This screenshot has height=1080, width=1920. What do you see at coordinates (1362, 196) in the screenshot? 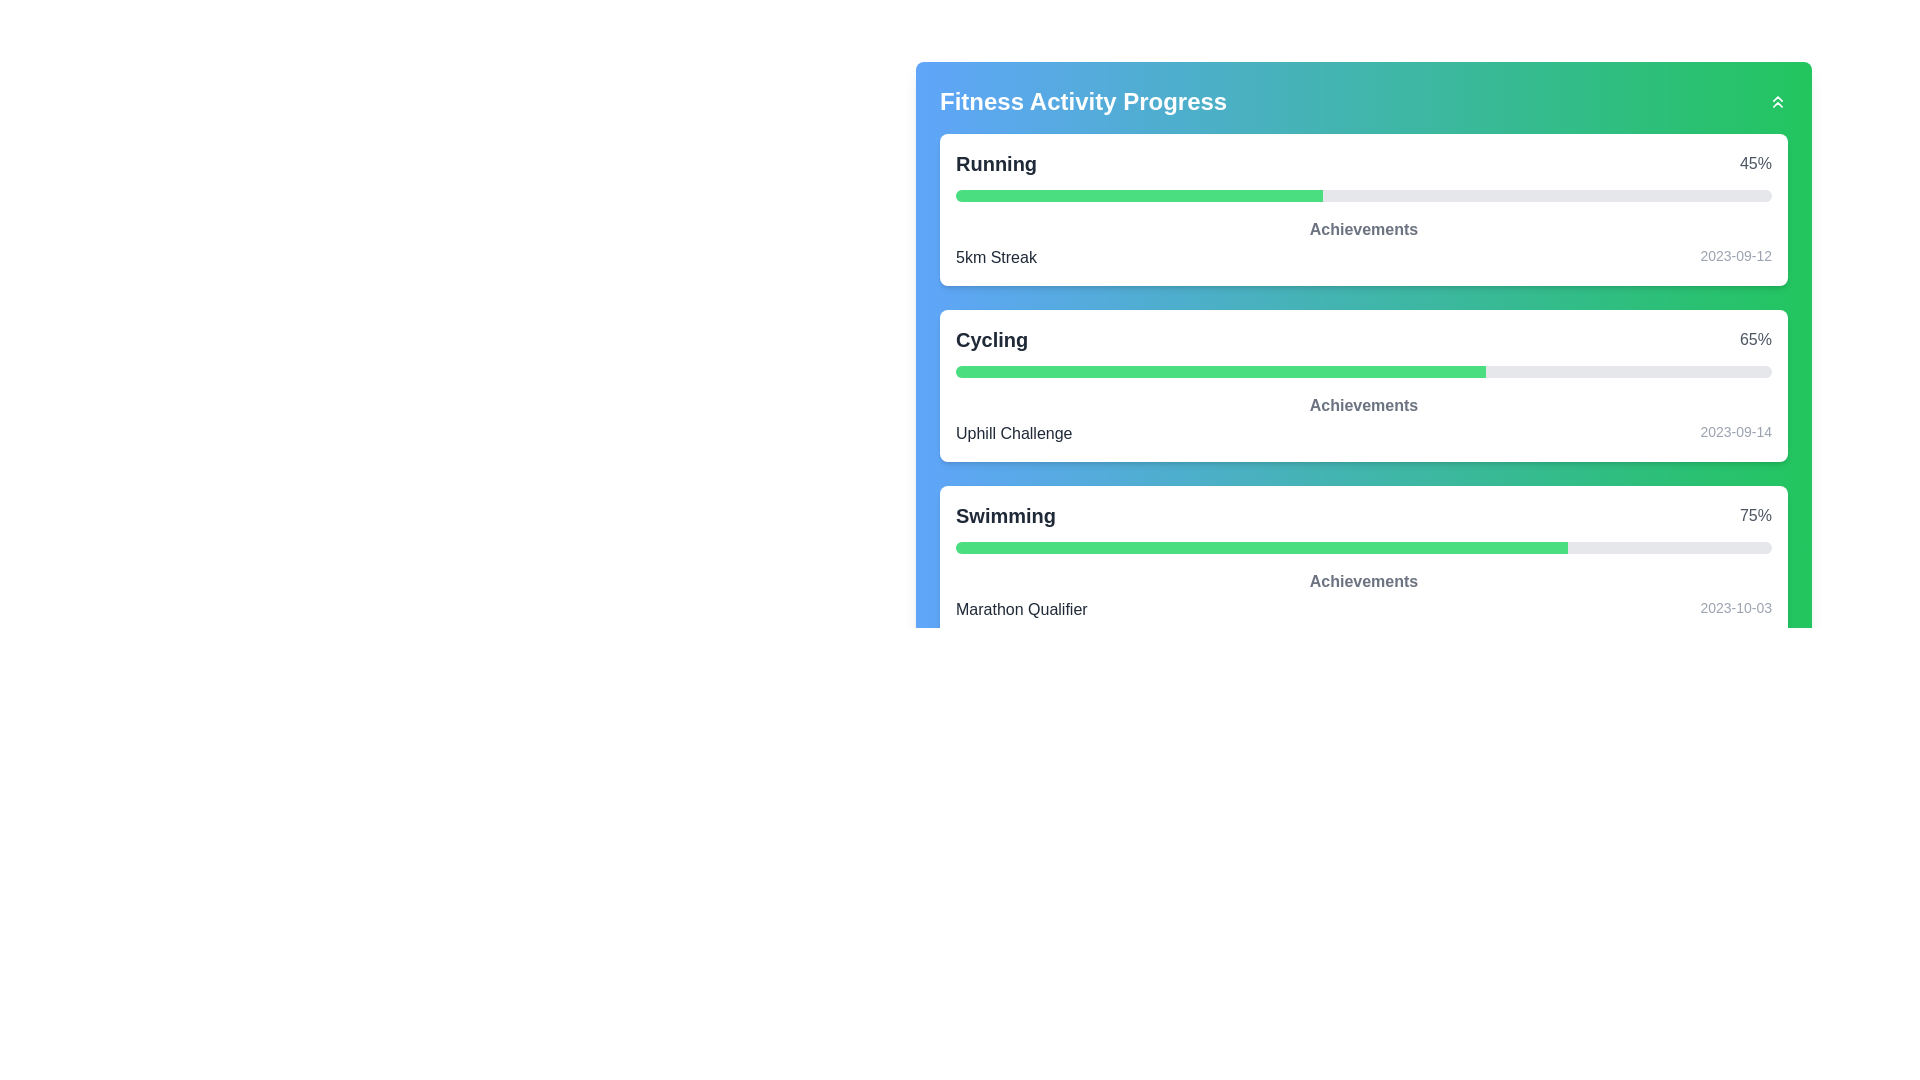
I see `the progress bar located in the 'Running' section, which visually indicates 45% completion with a green-filled portion` at bounding box center [1362, 196].